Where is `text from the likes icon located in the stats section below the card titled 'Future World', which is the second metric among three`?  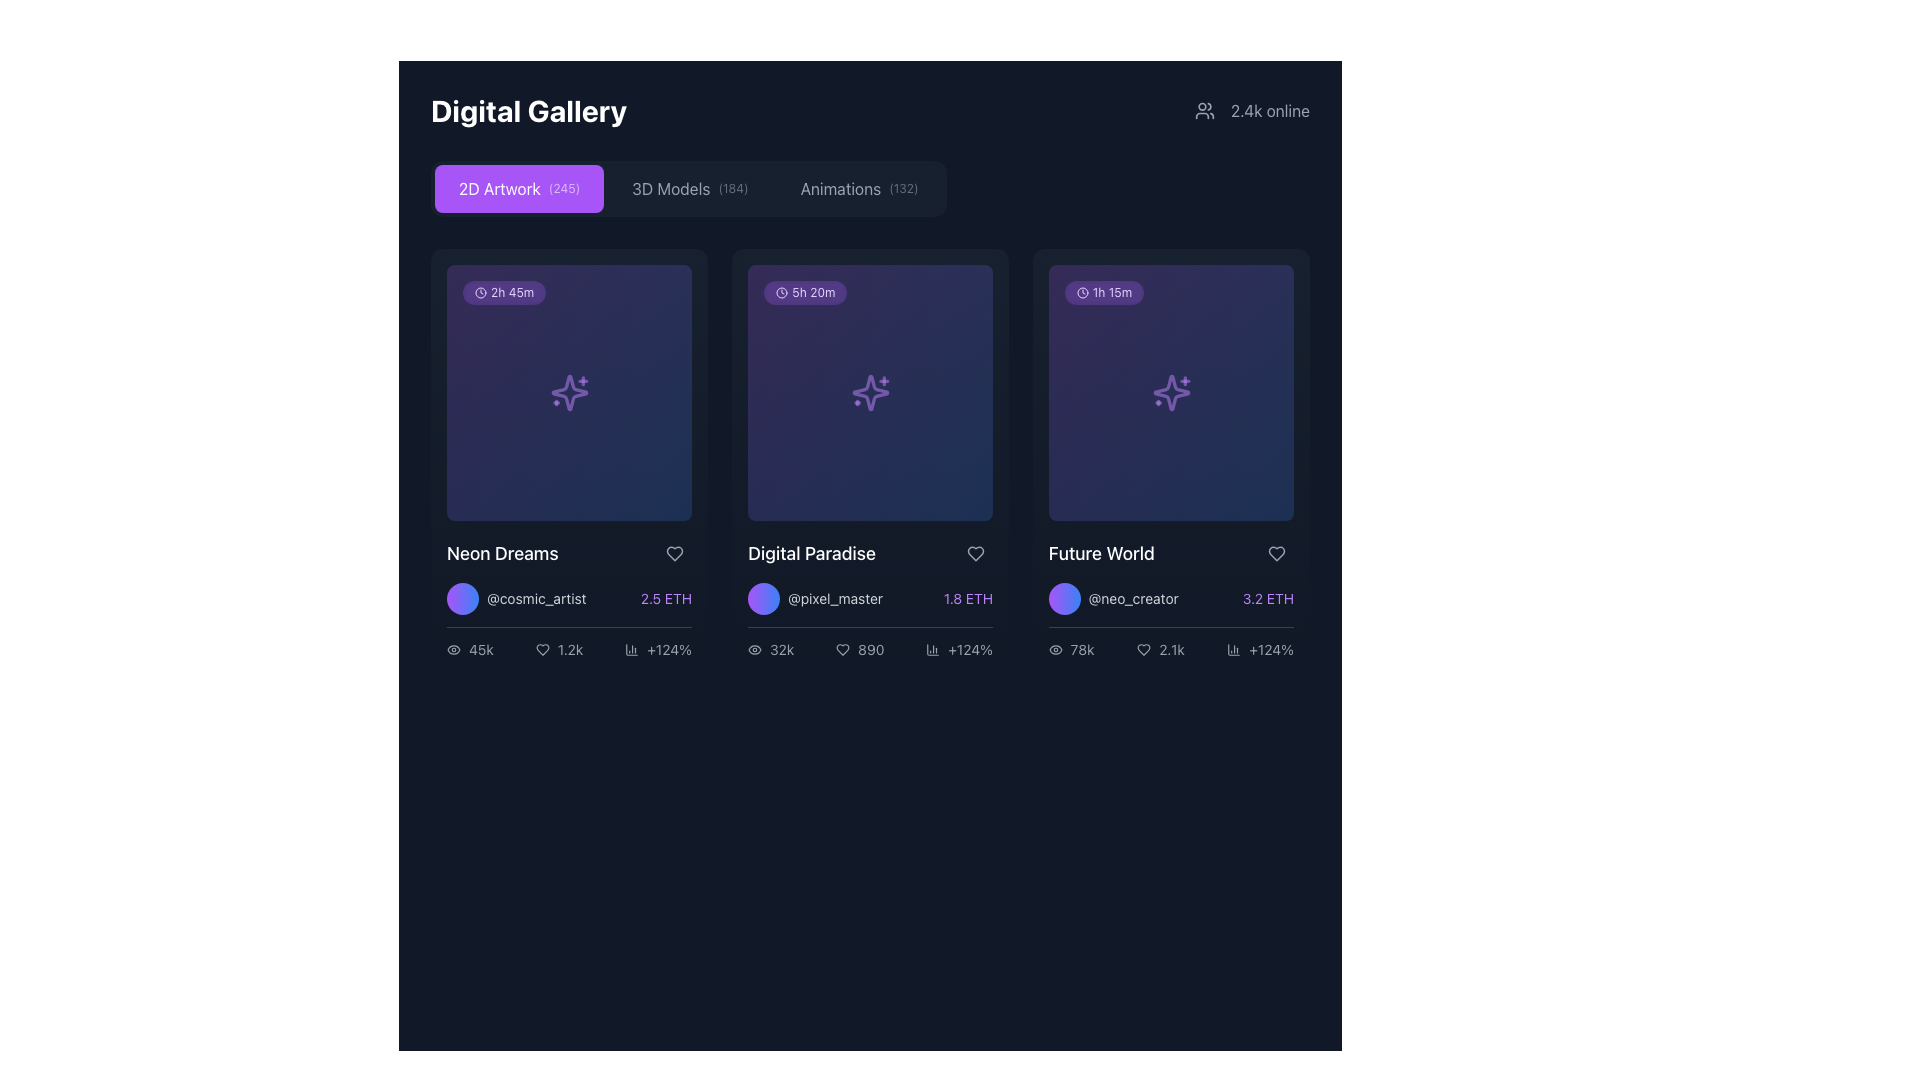
text from the likes icon located in the stats section below the card titled 'Future World', which is the second metric among three is located at coordinates (1161, 650).